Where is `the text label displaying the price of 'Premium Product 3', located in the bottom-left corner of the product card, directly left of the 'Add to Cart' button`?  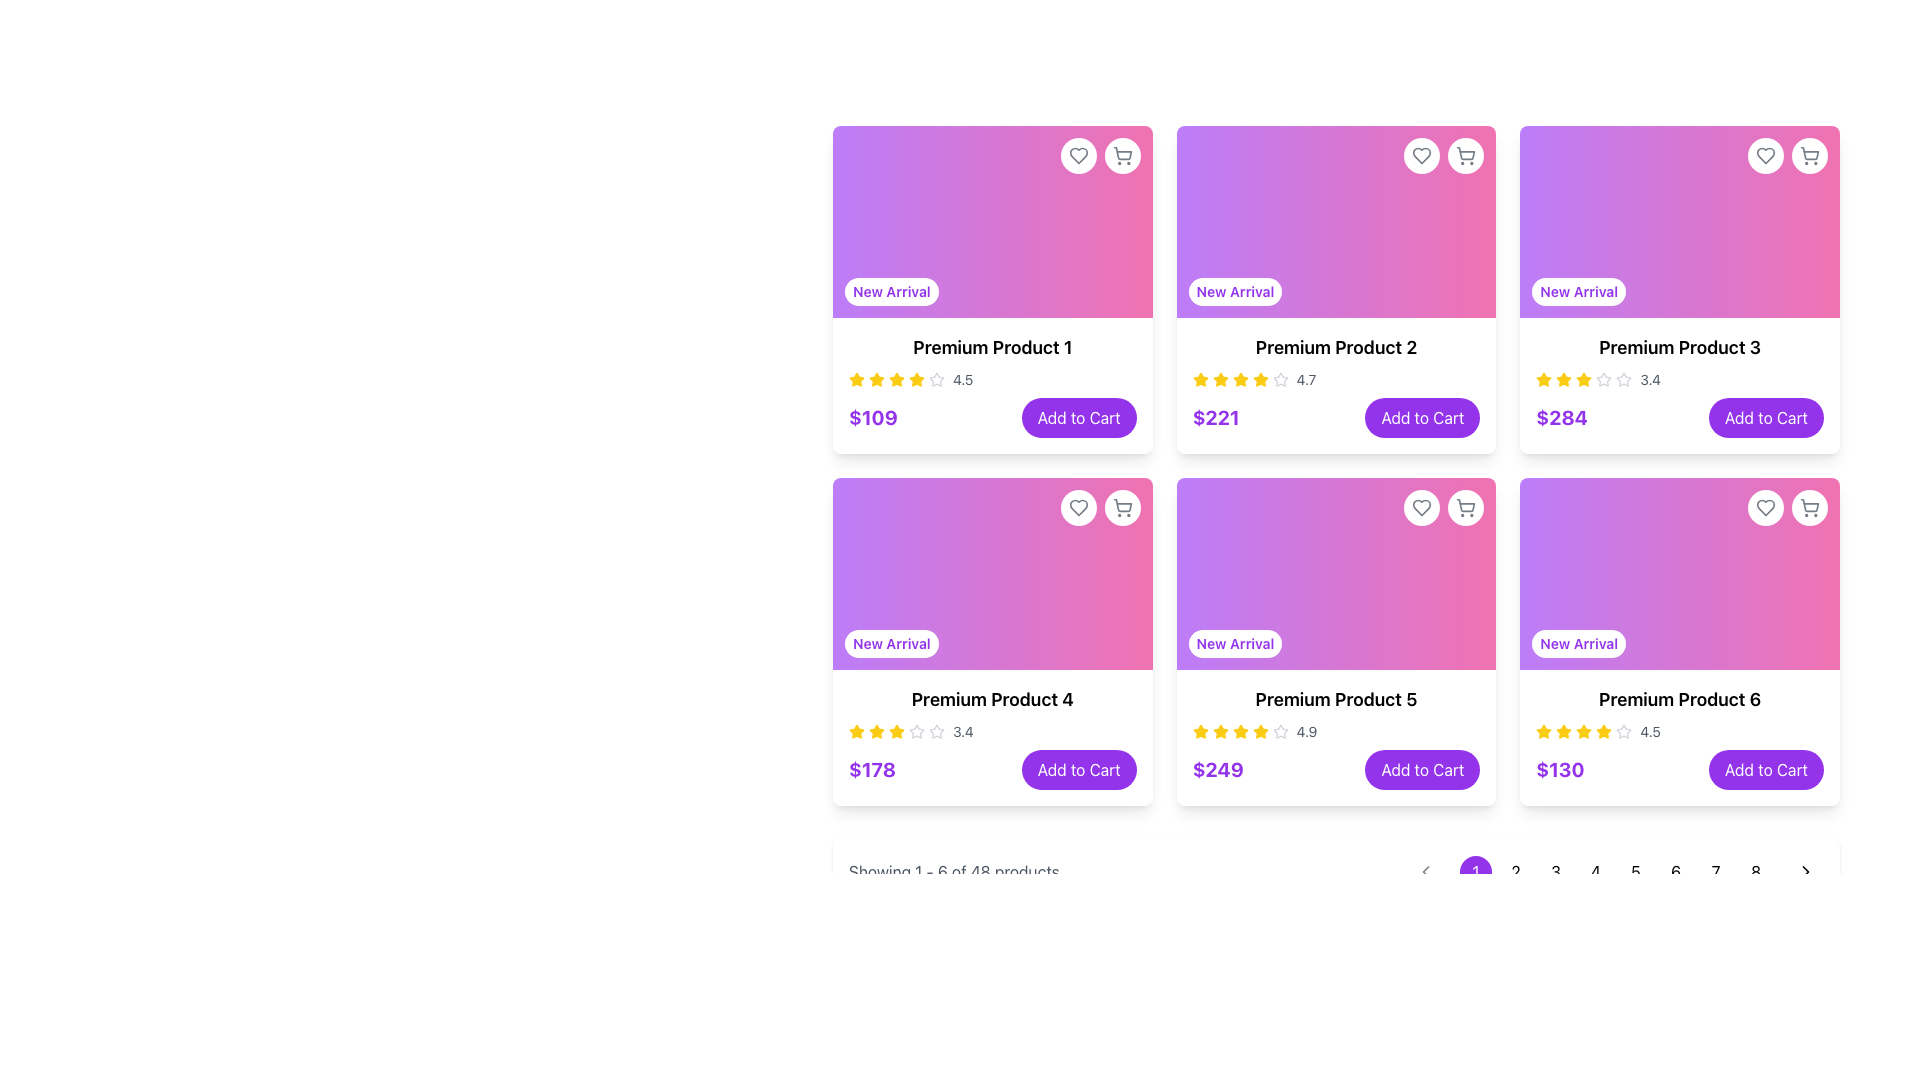
the text label displaying the price of 'Premium Product 3', located in the bottom-left corner of the product card, directly left of the 'Add to Cart' button is located at coordinates (1561, 416).